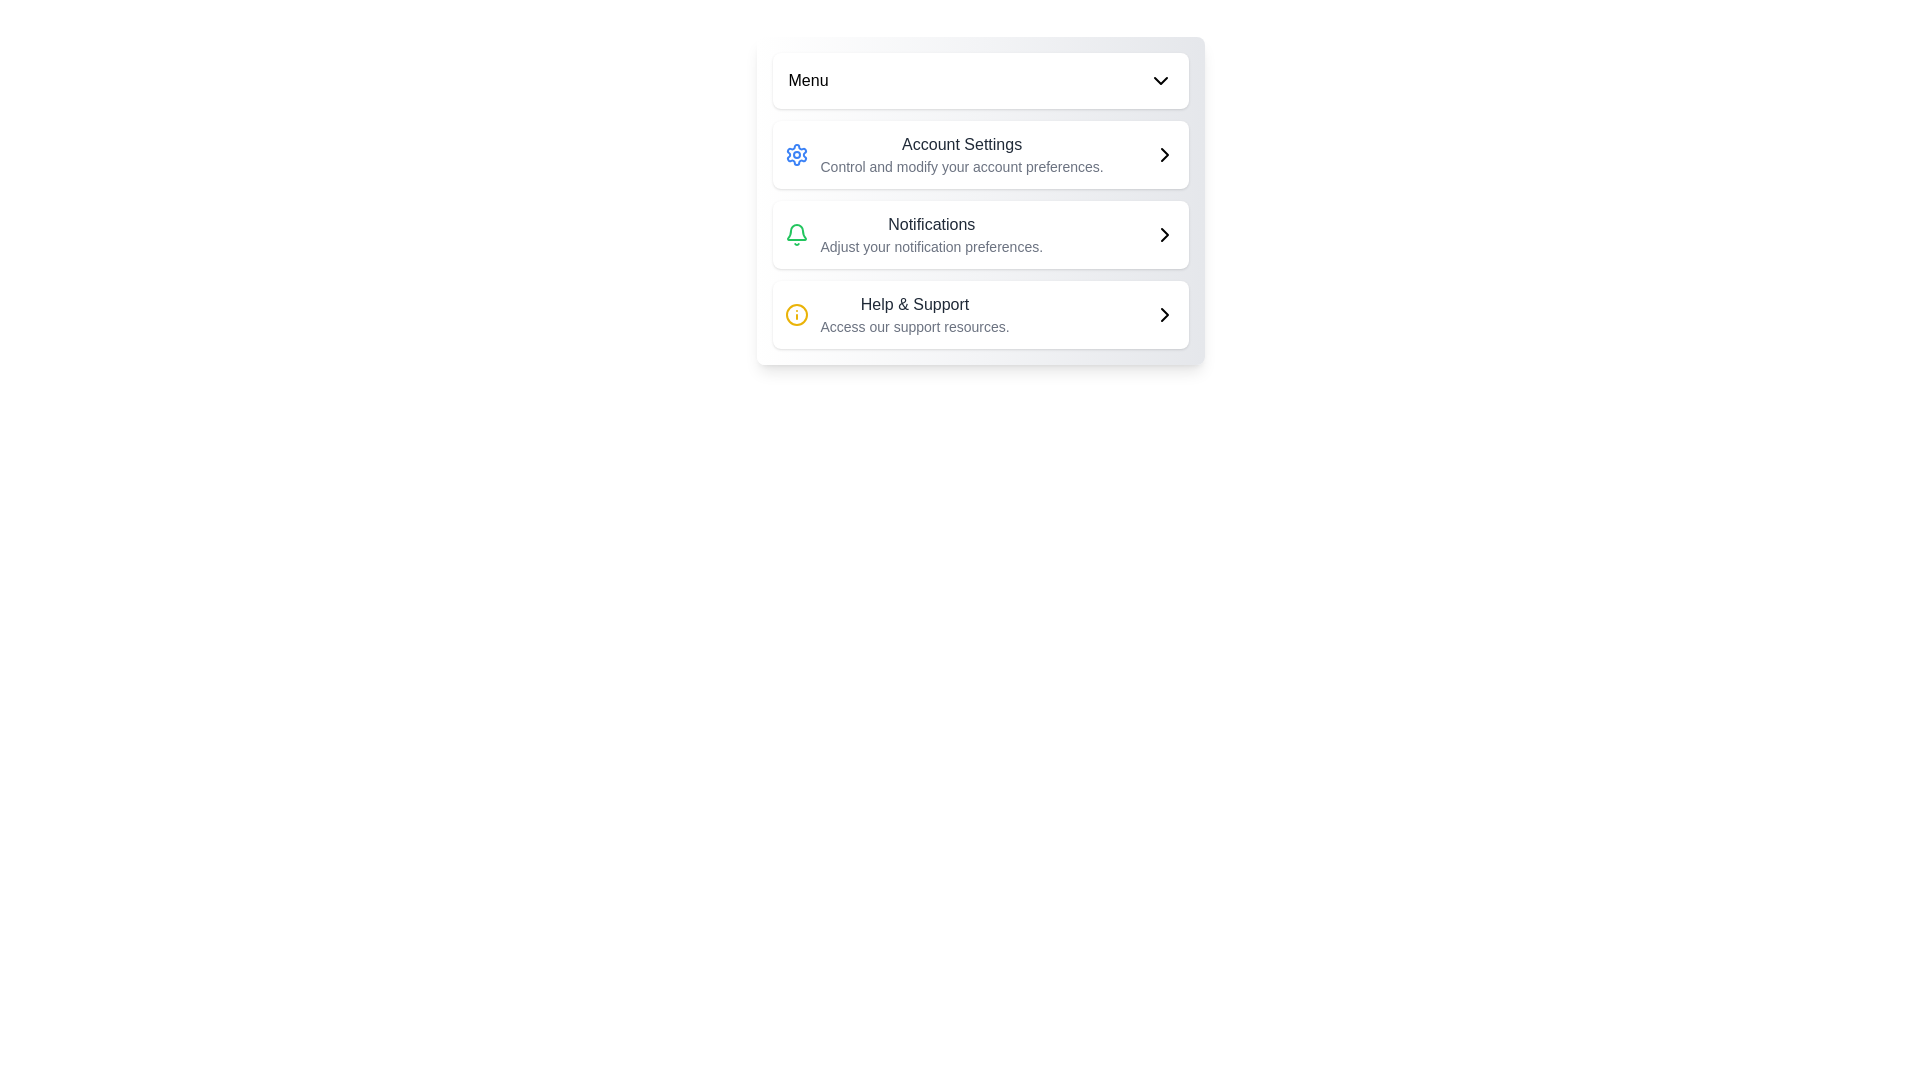 The width and height of the screenshot is (1920, 1080). What do you see at coordinates (795, 315) in the screenshot?
I see `the help icon located to the left of the 'Help & Support' text in the bottom position of the vertically stacked menu layout` at bounding box center [795, 315].